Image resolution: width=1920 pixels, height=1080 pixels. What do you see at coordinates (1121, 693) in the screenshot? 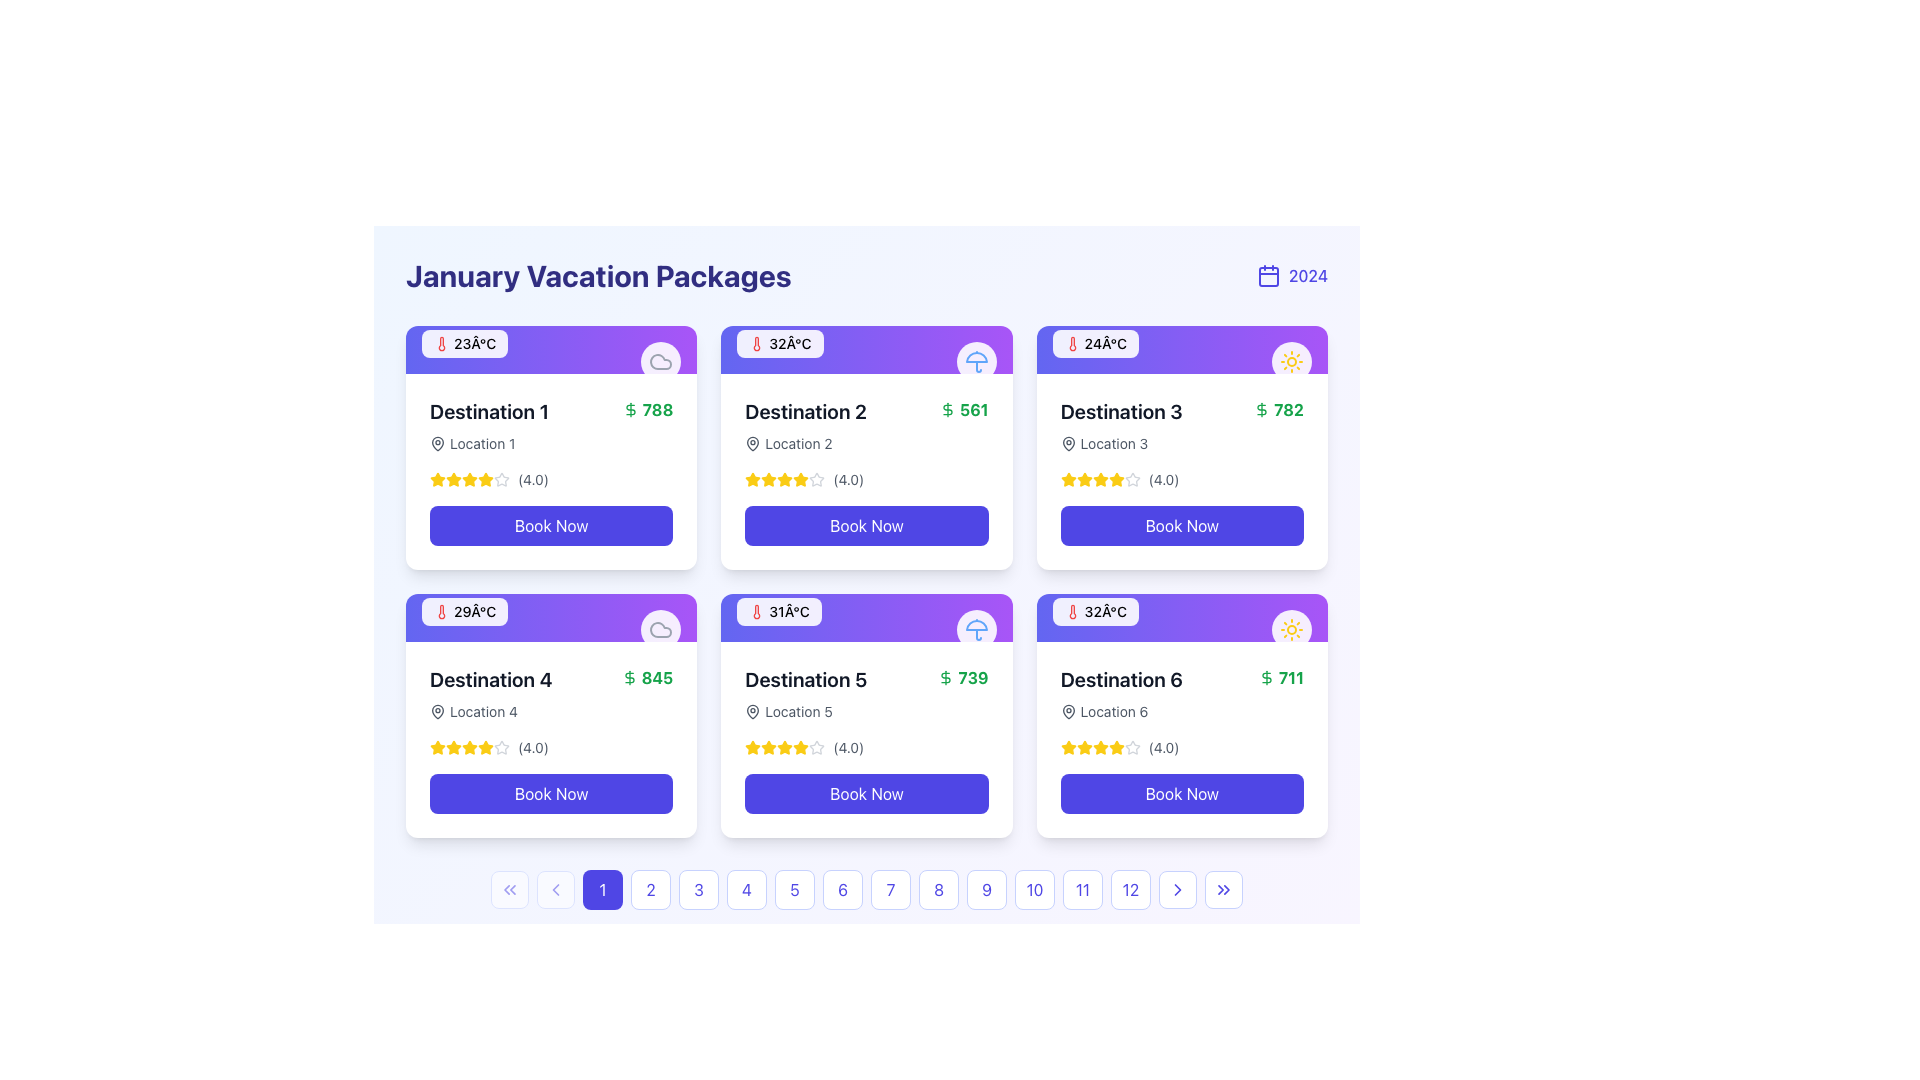
I see `the text block that displays the name and location of a specific destination in the bottom-right card of the vacation packages grid` at bounding box center [1121, 693].